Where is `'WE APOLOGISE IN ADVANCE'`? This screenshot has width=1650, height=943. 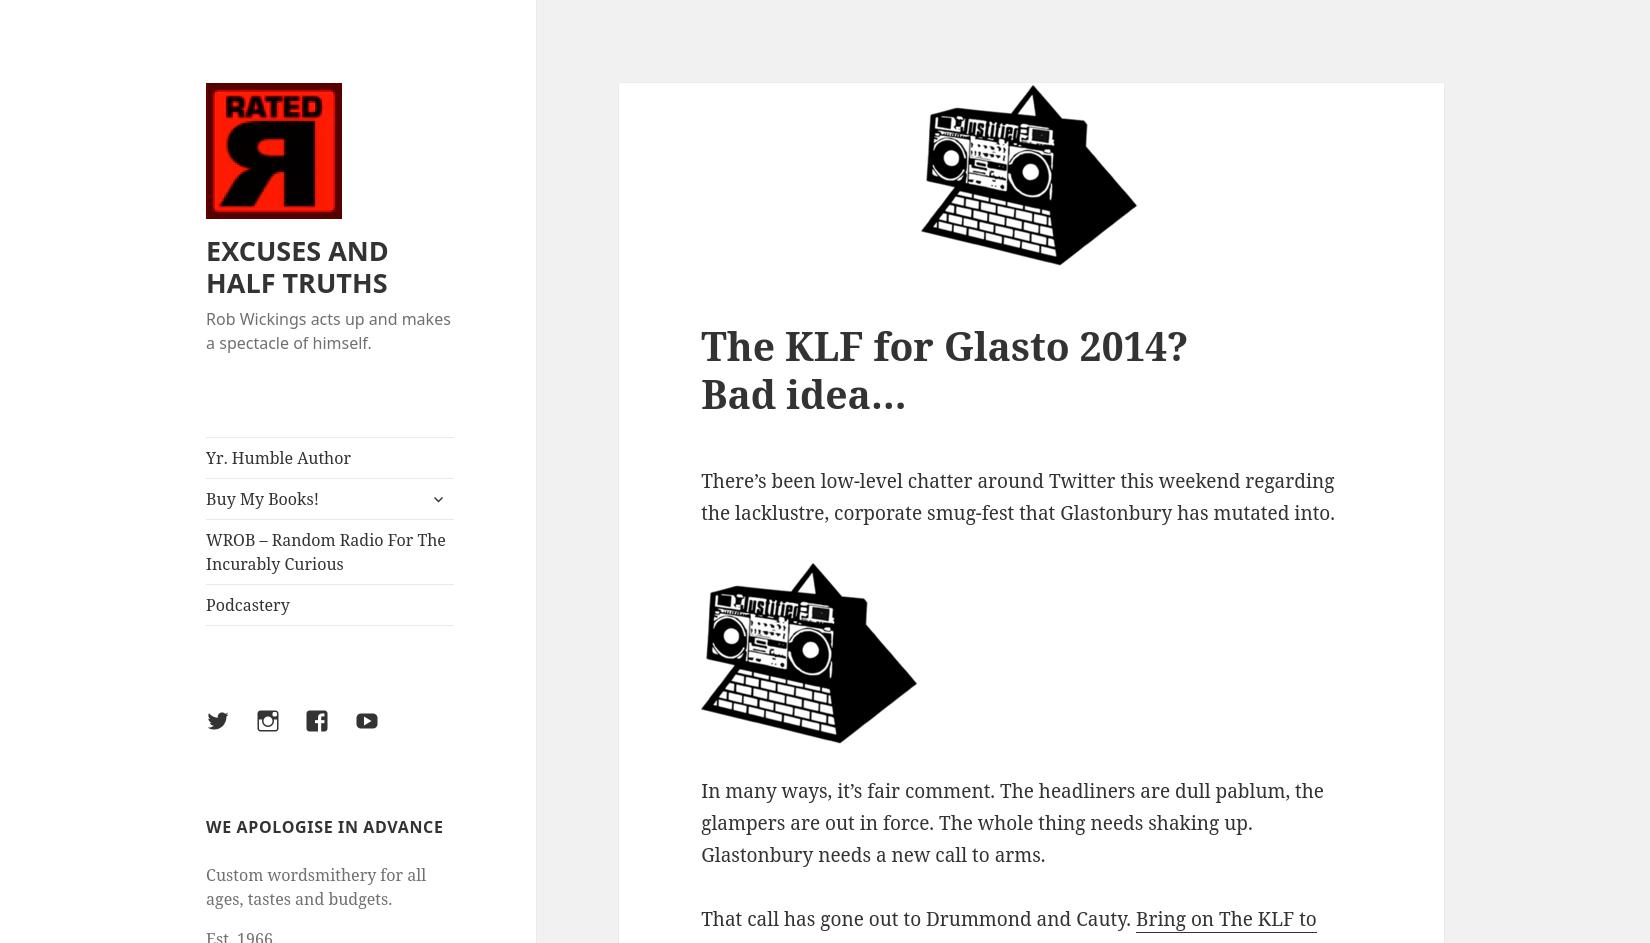
'WE APOLOGISE IN ADVANCE' is located at coordinates (324, 826).